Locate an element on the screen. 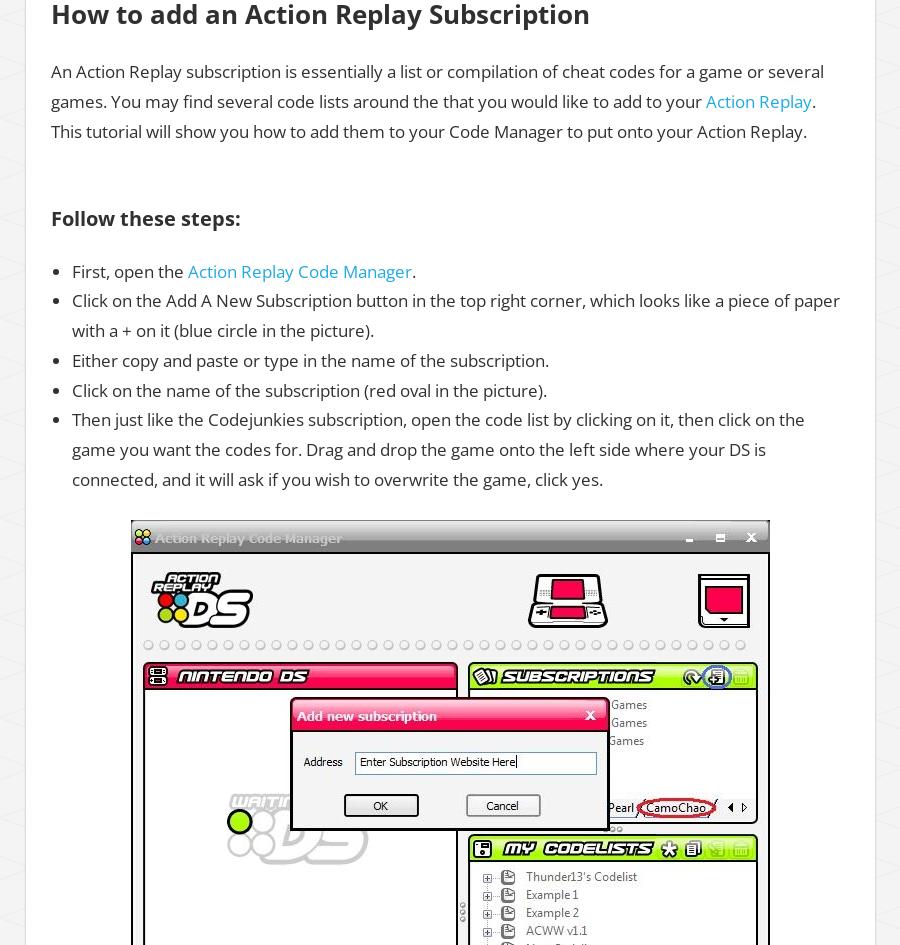 Image resolution: width=900 pixels, height=945 pixels. 'Follow these steps:' is located at coordinates (145, 216).